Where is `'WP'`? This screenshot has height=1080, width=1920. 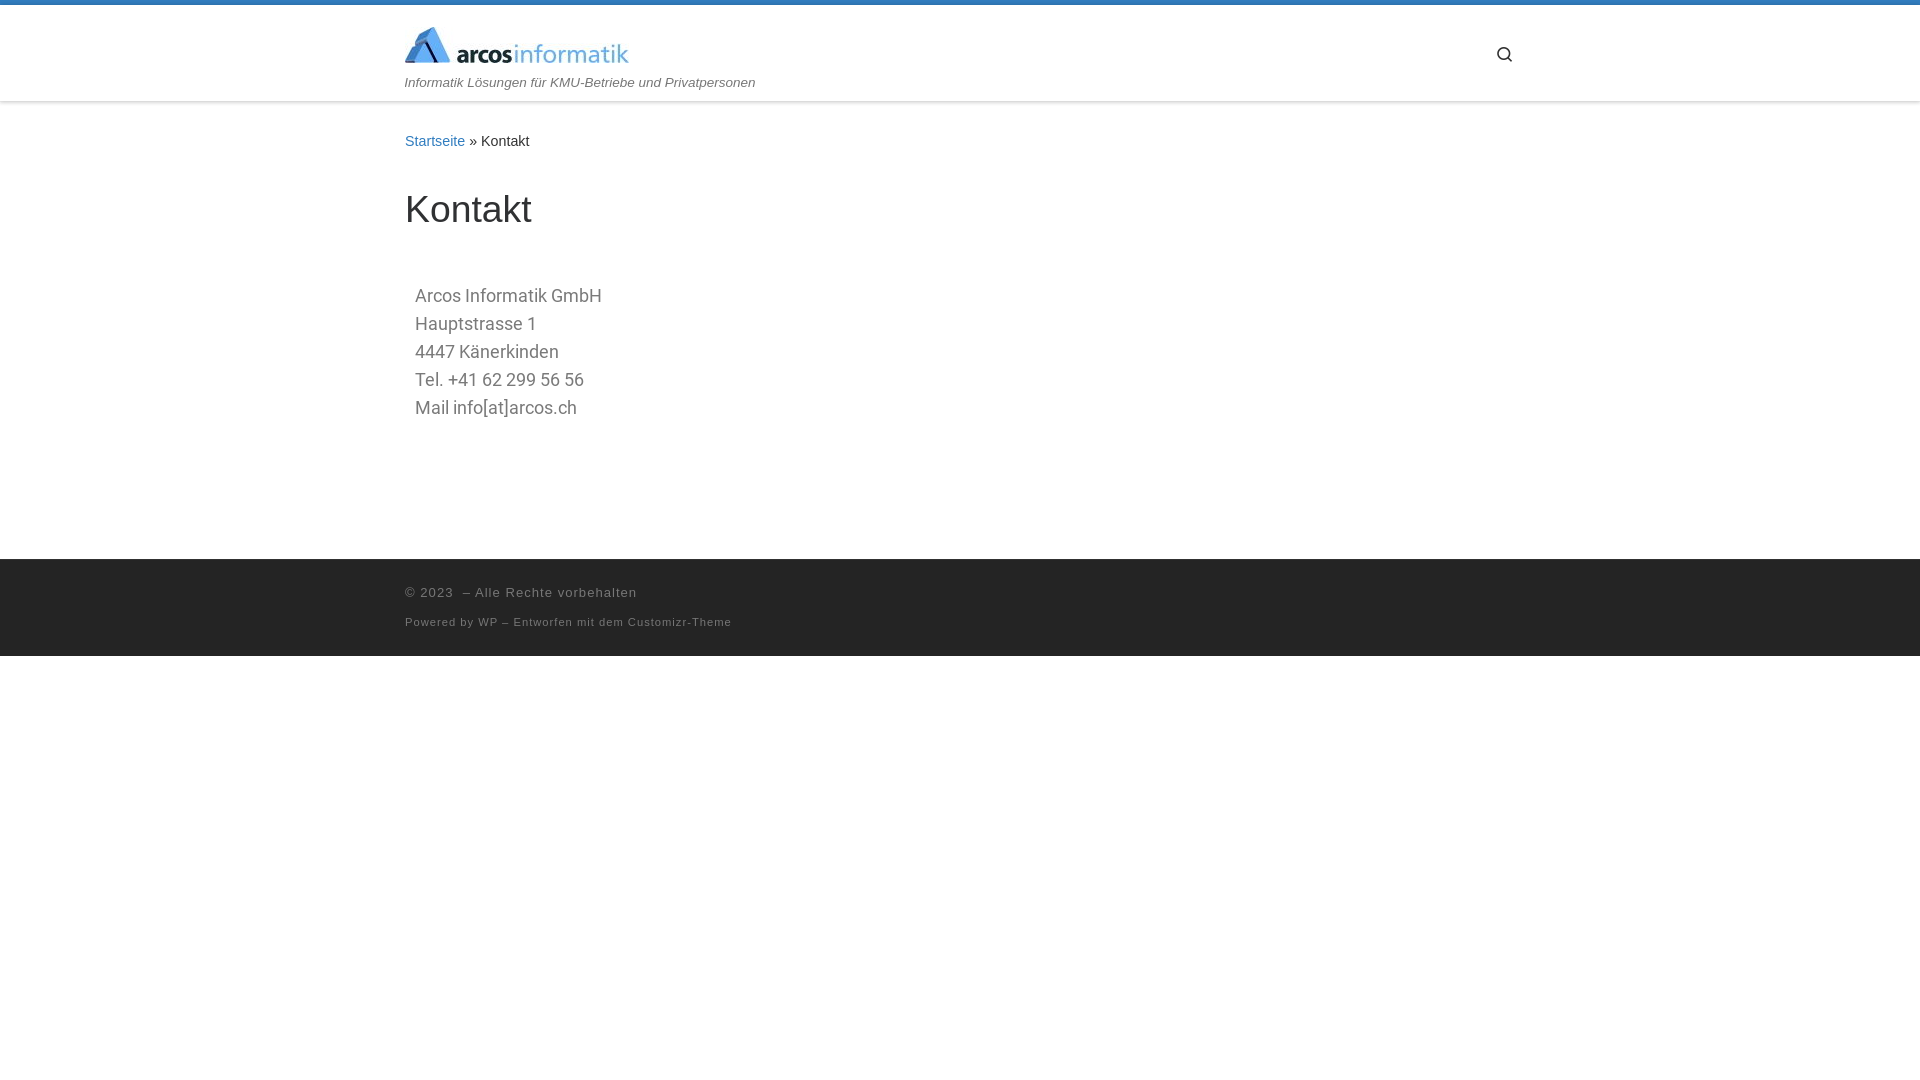 'WP' is located at coordinates (488, 620).